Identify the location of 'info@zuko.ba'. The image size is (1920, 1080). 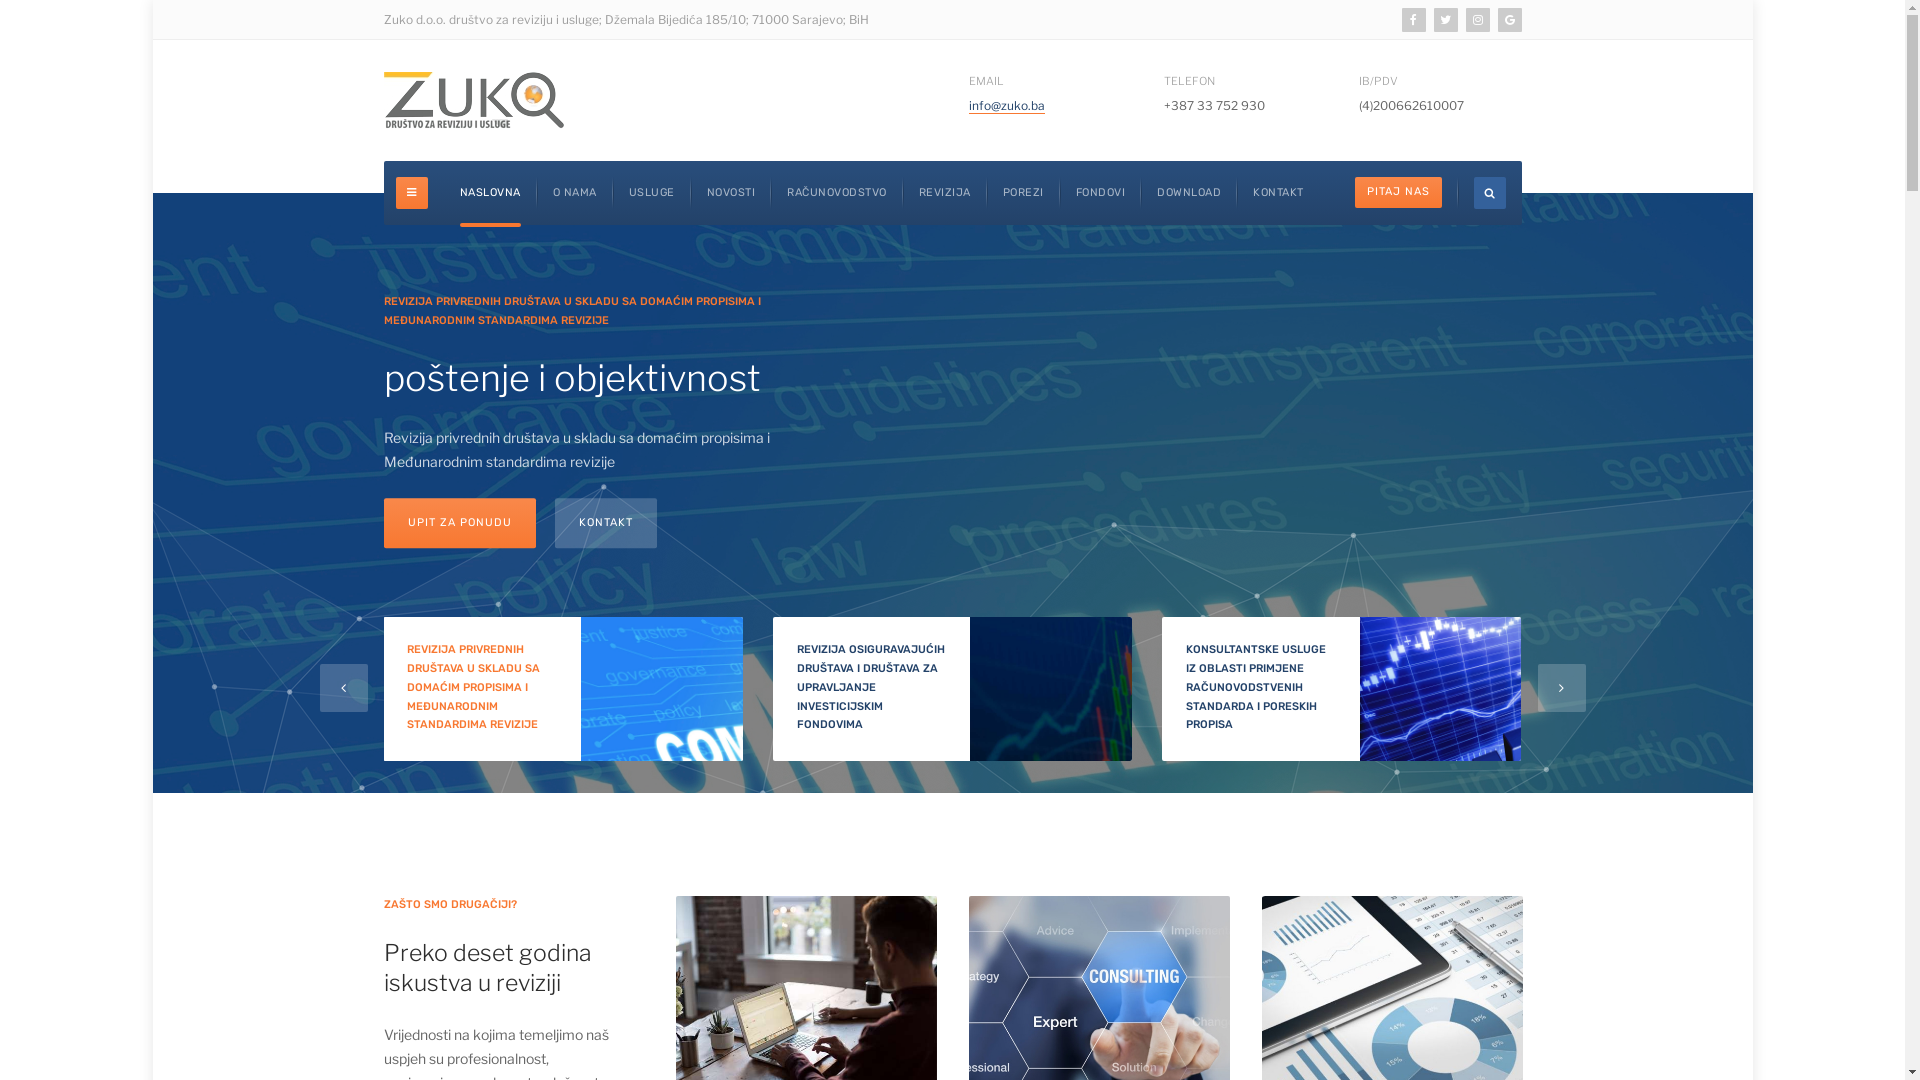
(1006, 105).